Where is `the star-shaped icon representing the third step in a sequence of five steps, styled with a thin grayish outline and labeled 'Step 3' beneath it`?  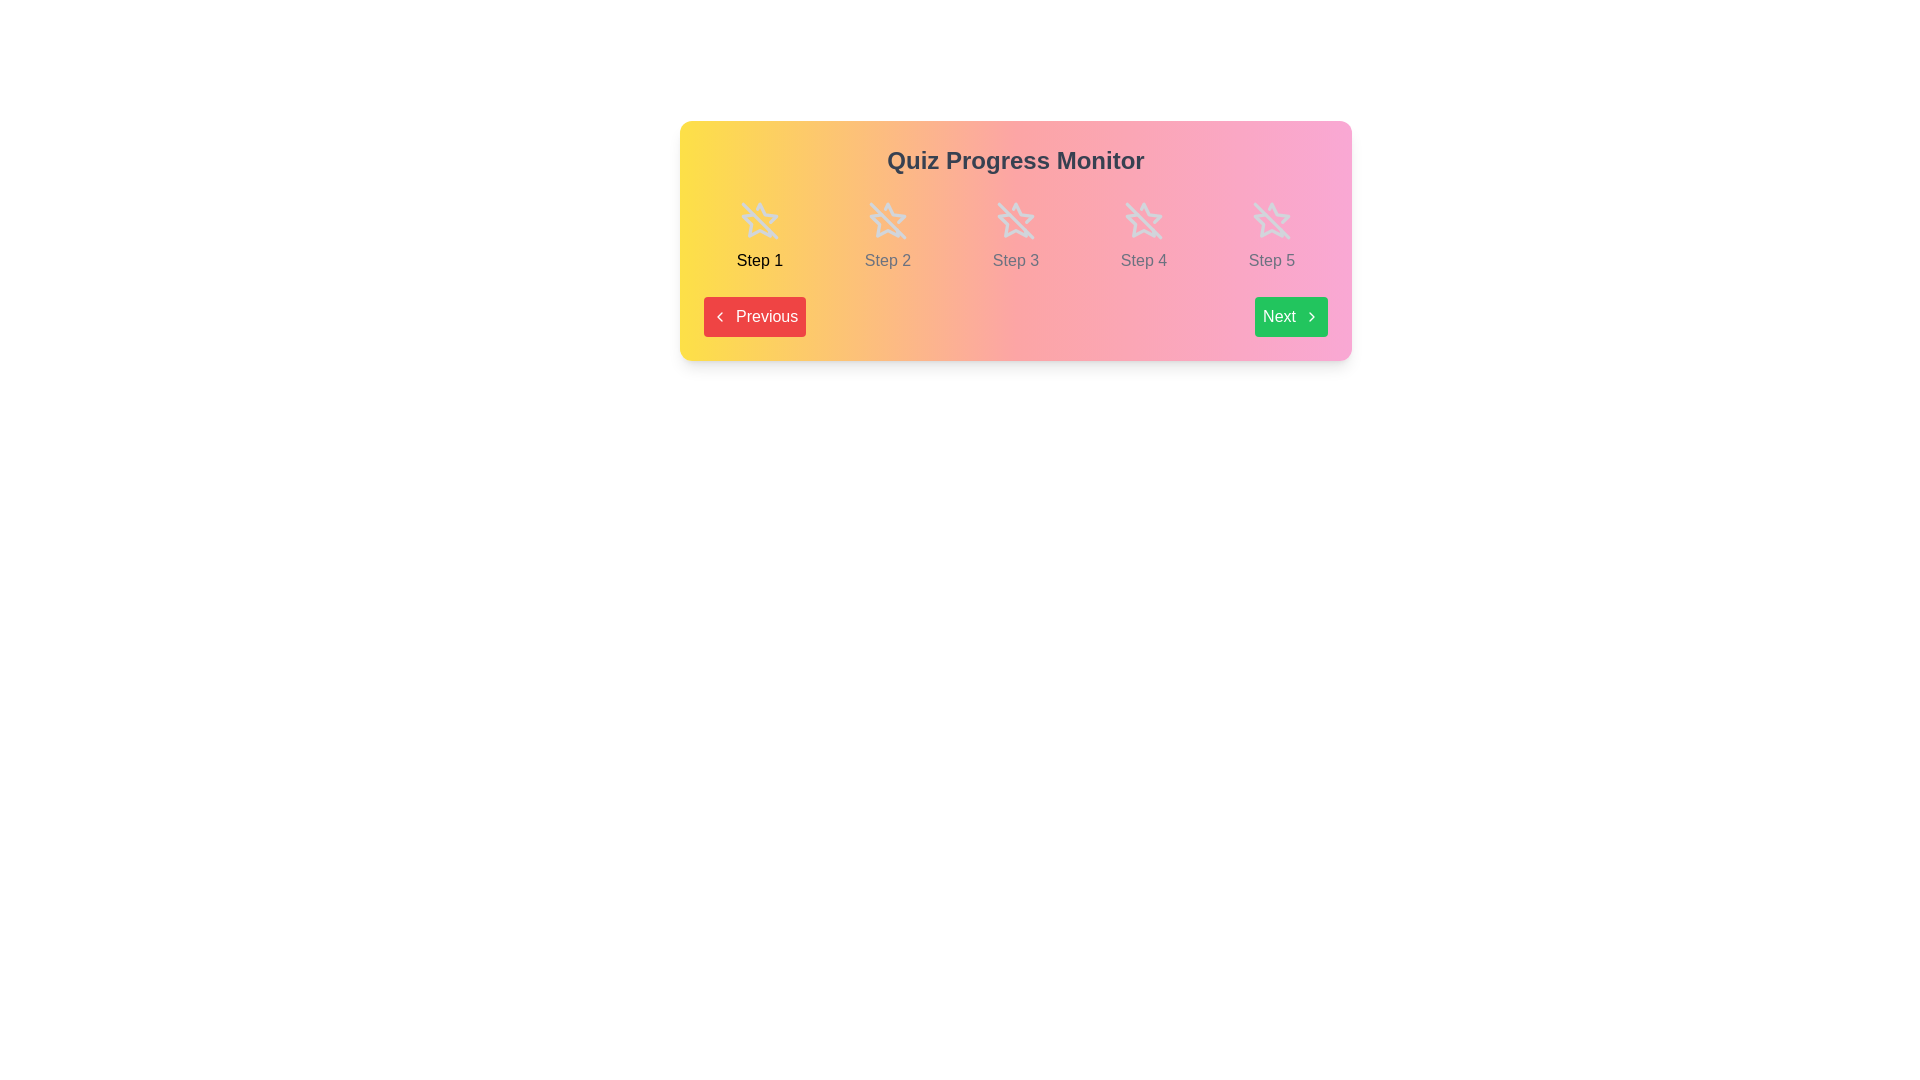 the star-shaped icon representing the third step in a sequence of five steps, styled with a thin grayish outline and labeled 'Step 3' beneath it is located at coordinates (1023, 213).